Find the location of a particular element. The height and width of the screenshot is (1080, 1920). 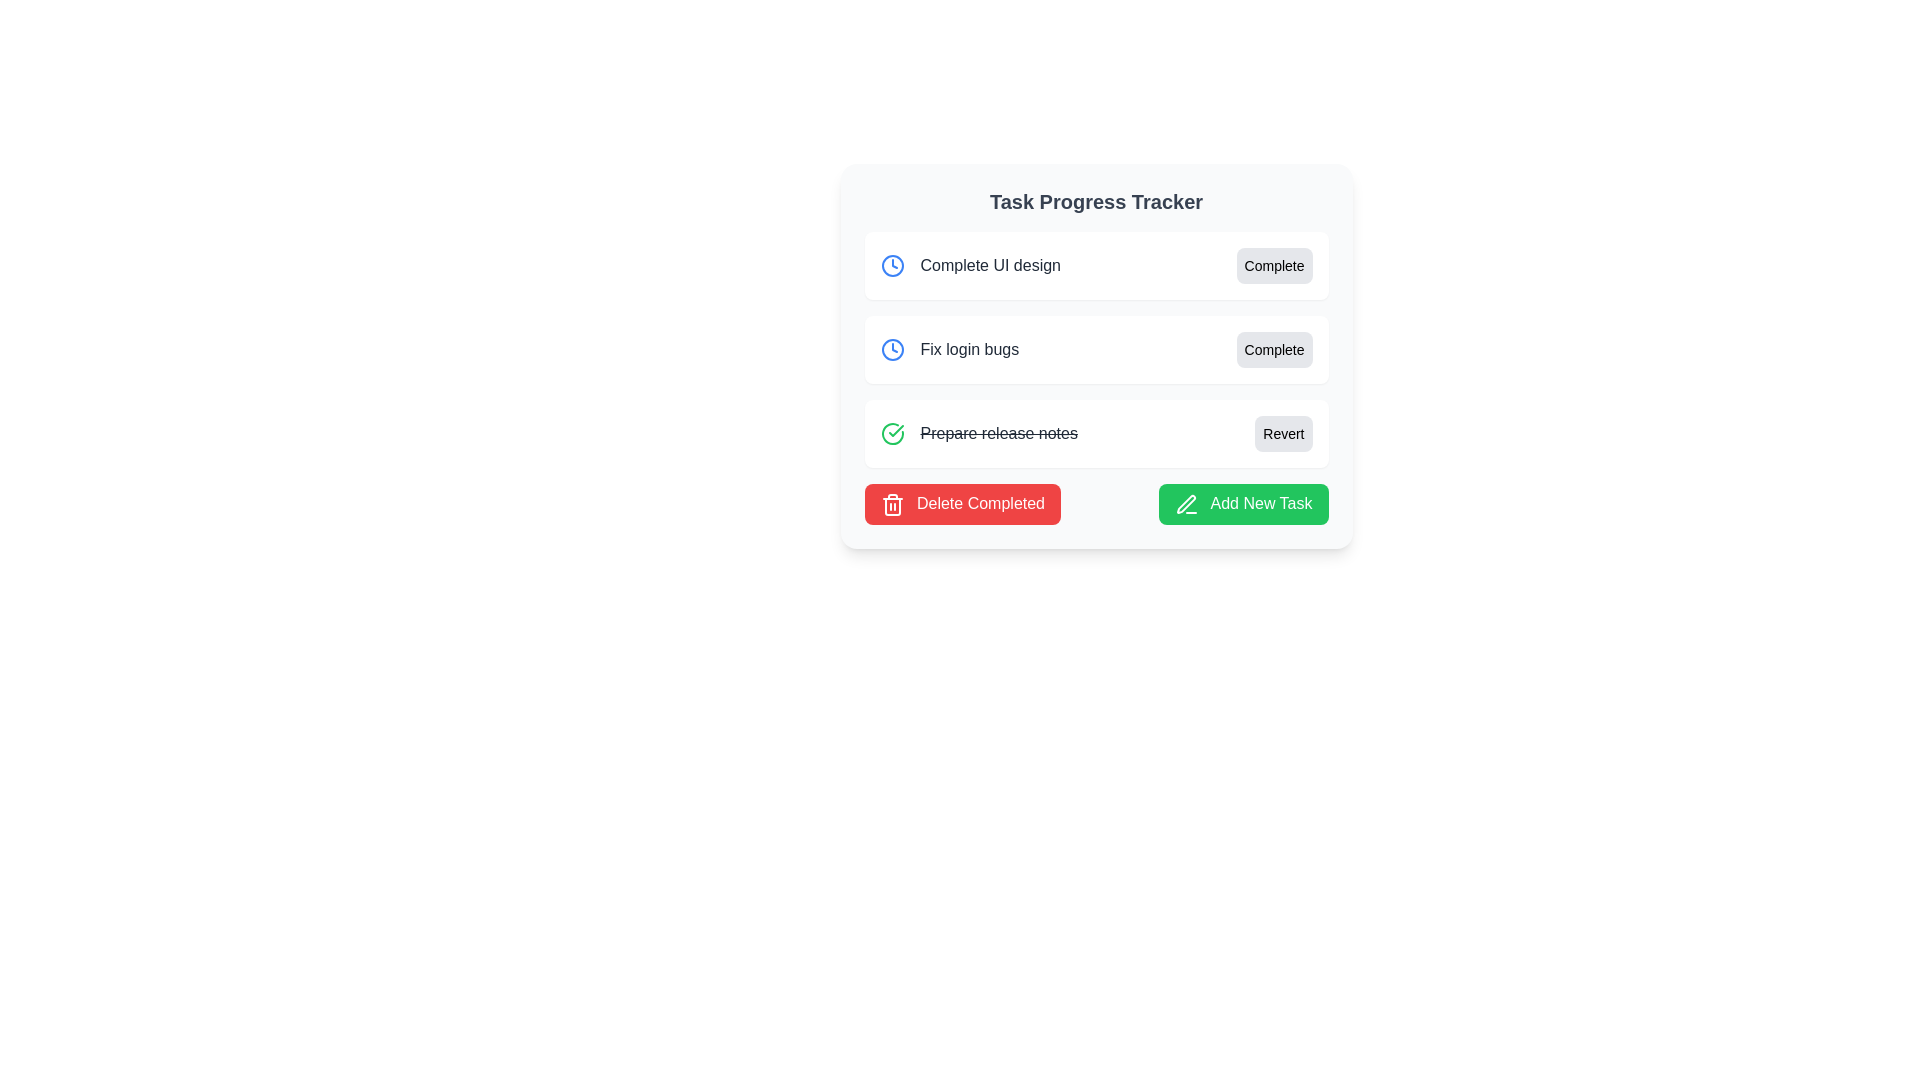

the trash bin icon within the red 'Delete Completed' button located at the bottom left corner of the task management interface is located at coordinates (891, 505).